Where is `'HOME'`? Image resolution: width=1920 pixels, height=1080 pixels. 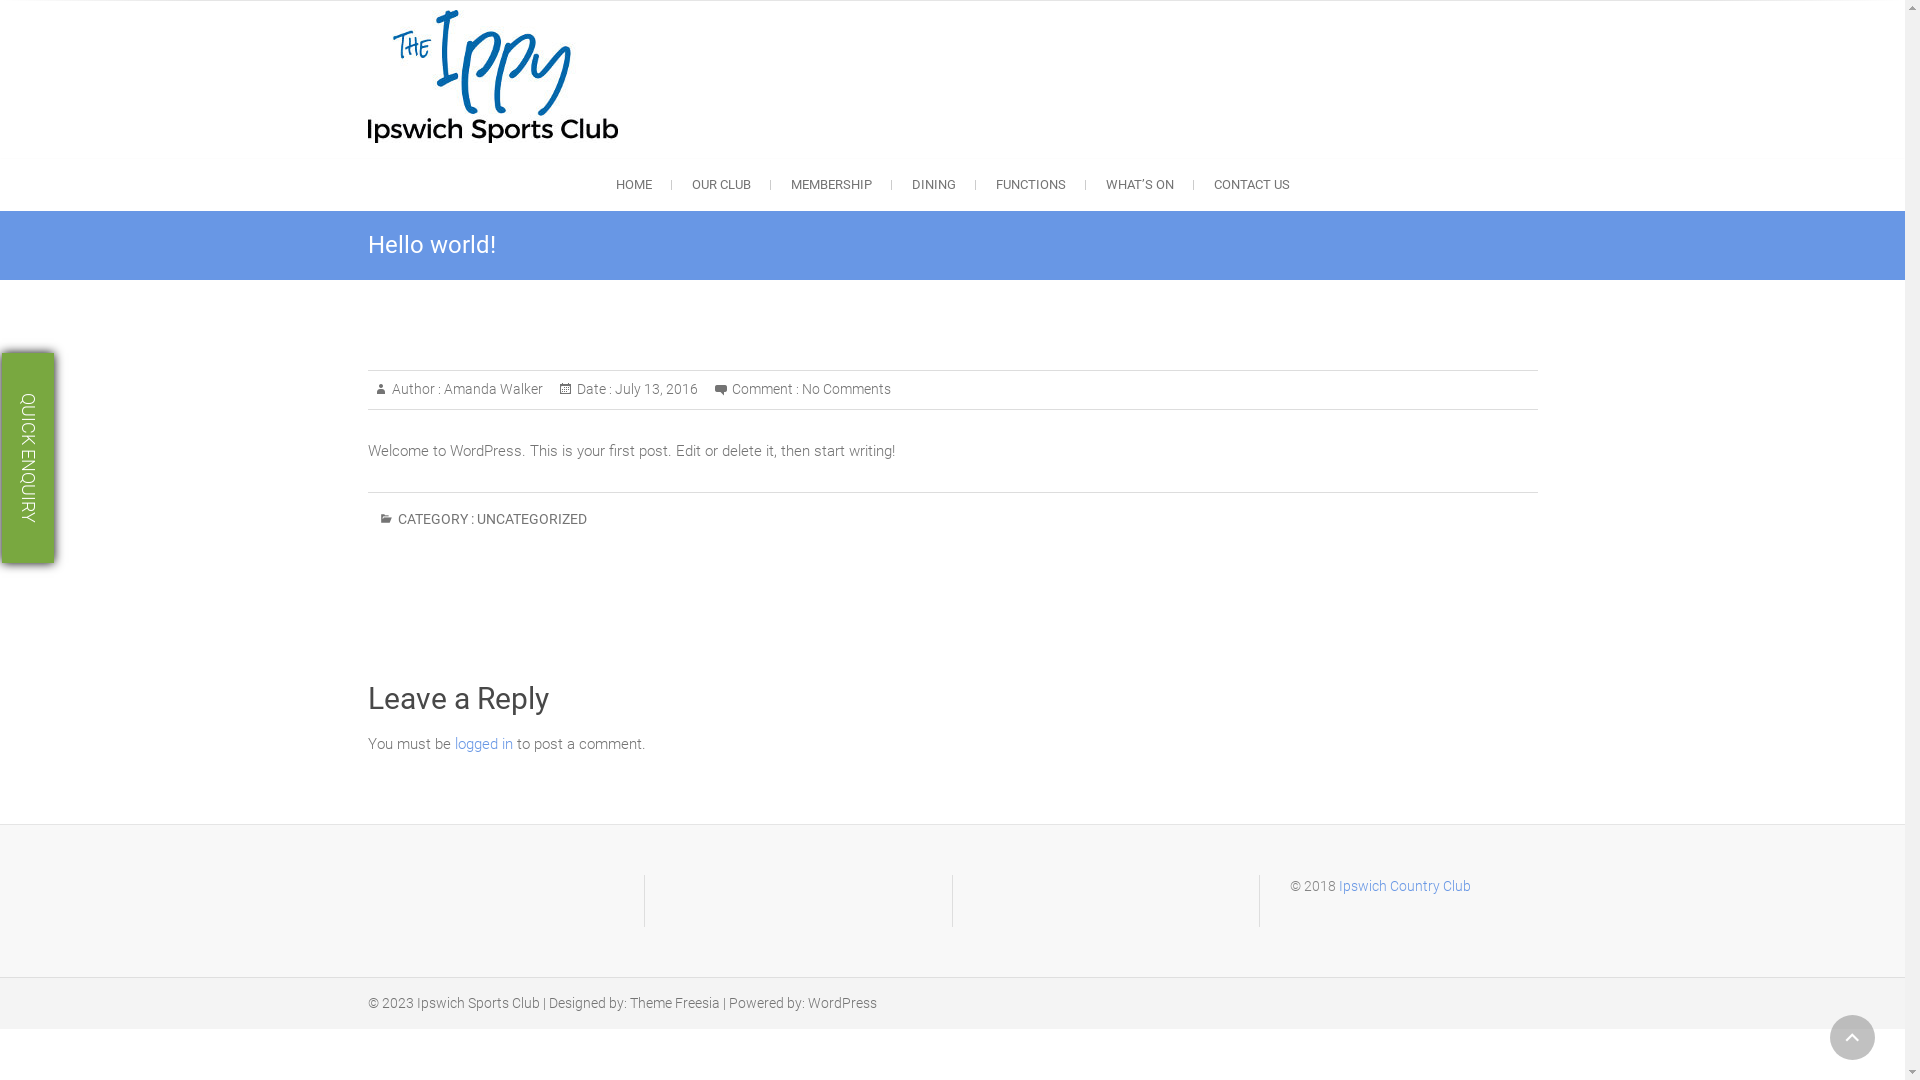 'HOME' is located at coordinates (632, 185).